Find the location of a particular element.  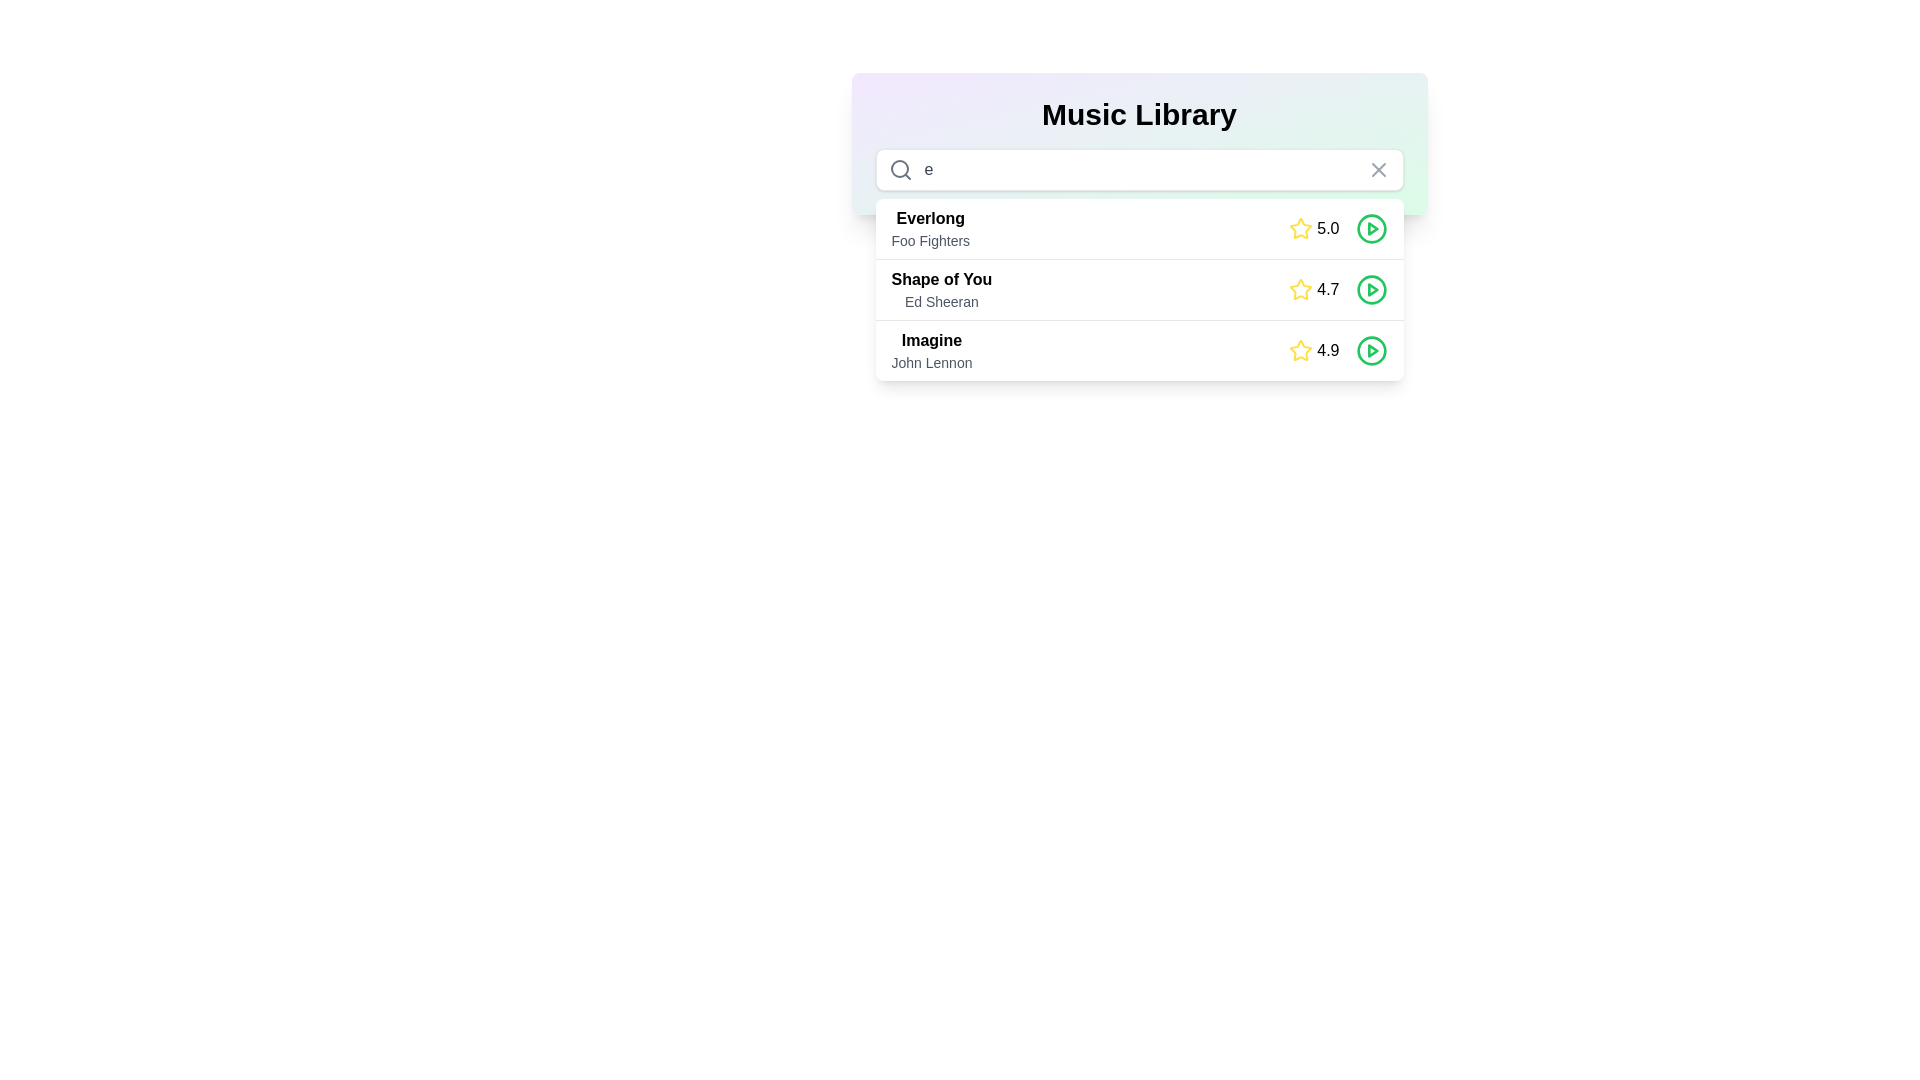

the green circular play button located adjacent to the golden star icon in the first entry of the list labeled '5.0' to trigger the scaling hover effect is located at coordinates (1370, 227).